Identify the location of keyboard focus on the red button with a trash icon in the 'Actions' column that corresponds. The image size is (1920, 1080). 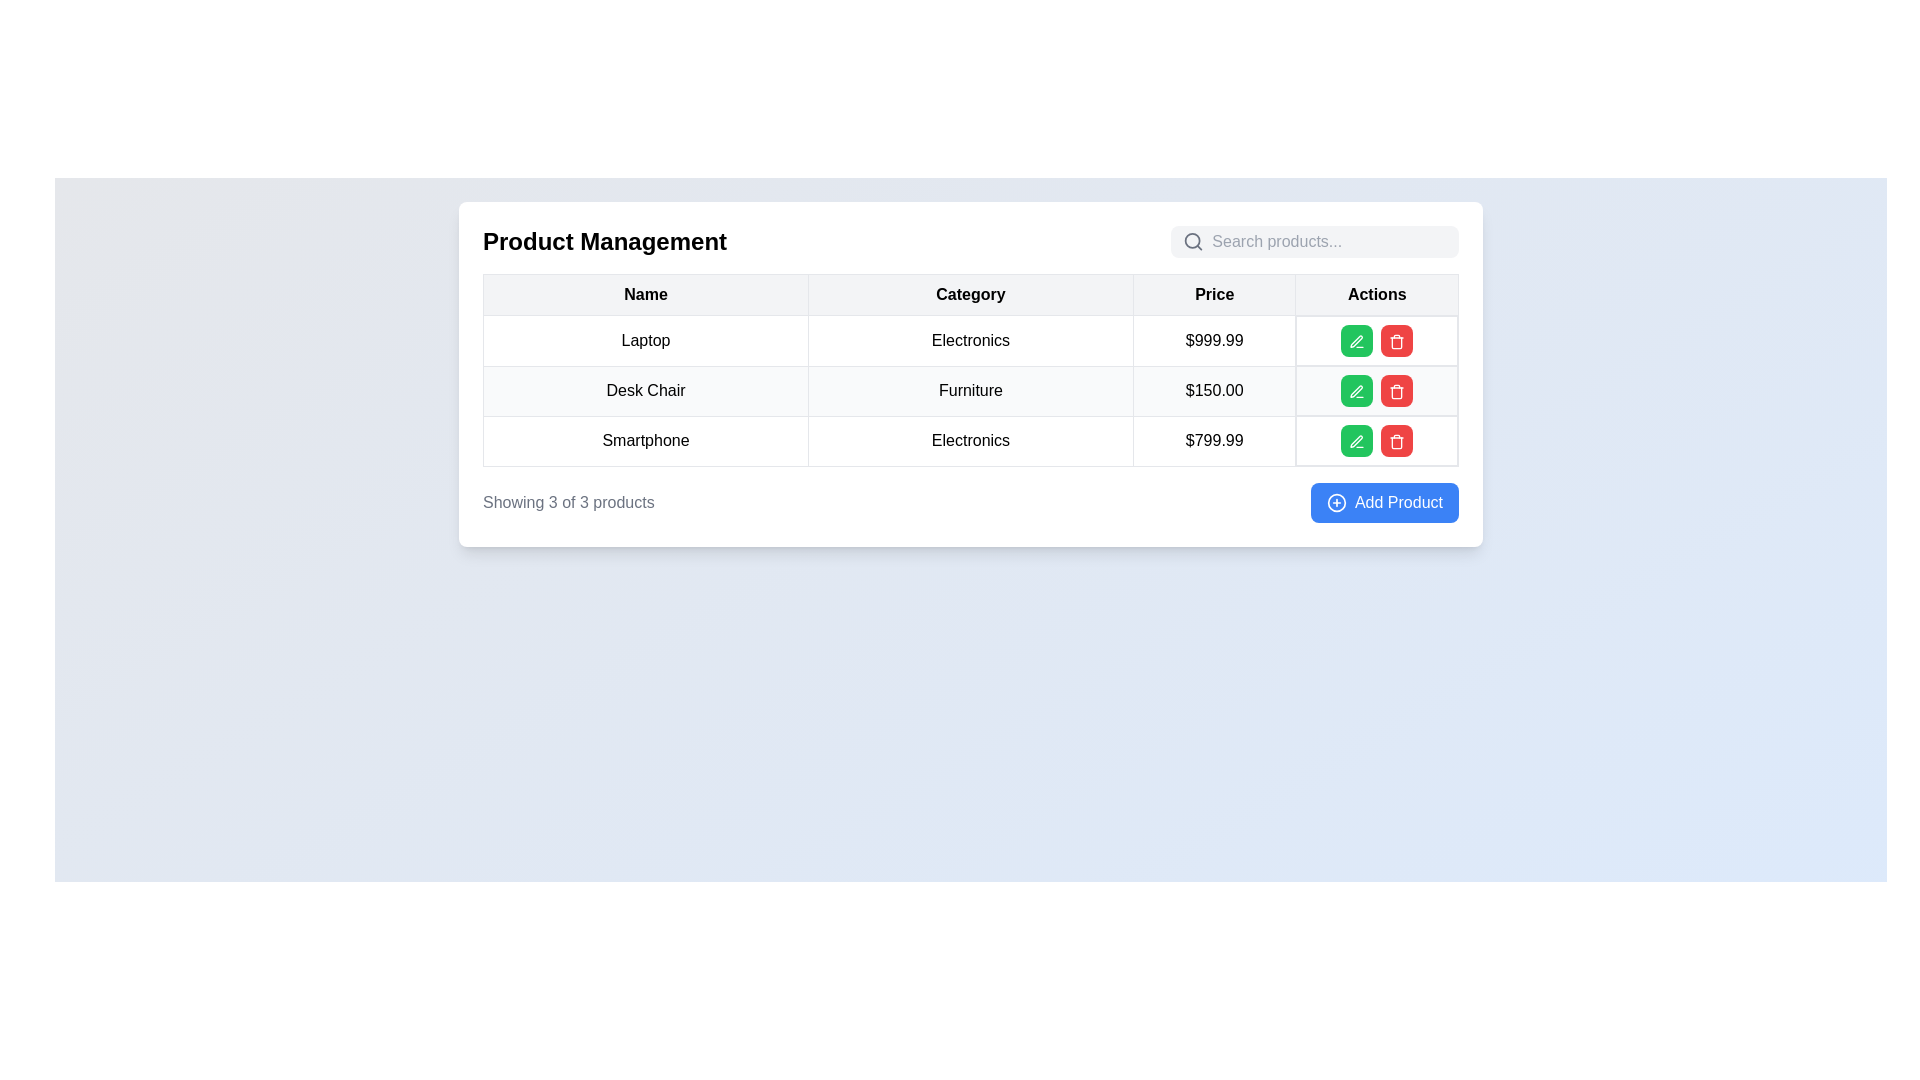
(1396, 439).